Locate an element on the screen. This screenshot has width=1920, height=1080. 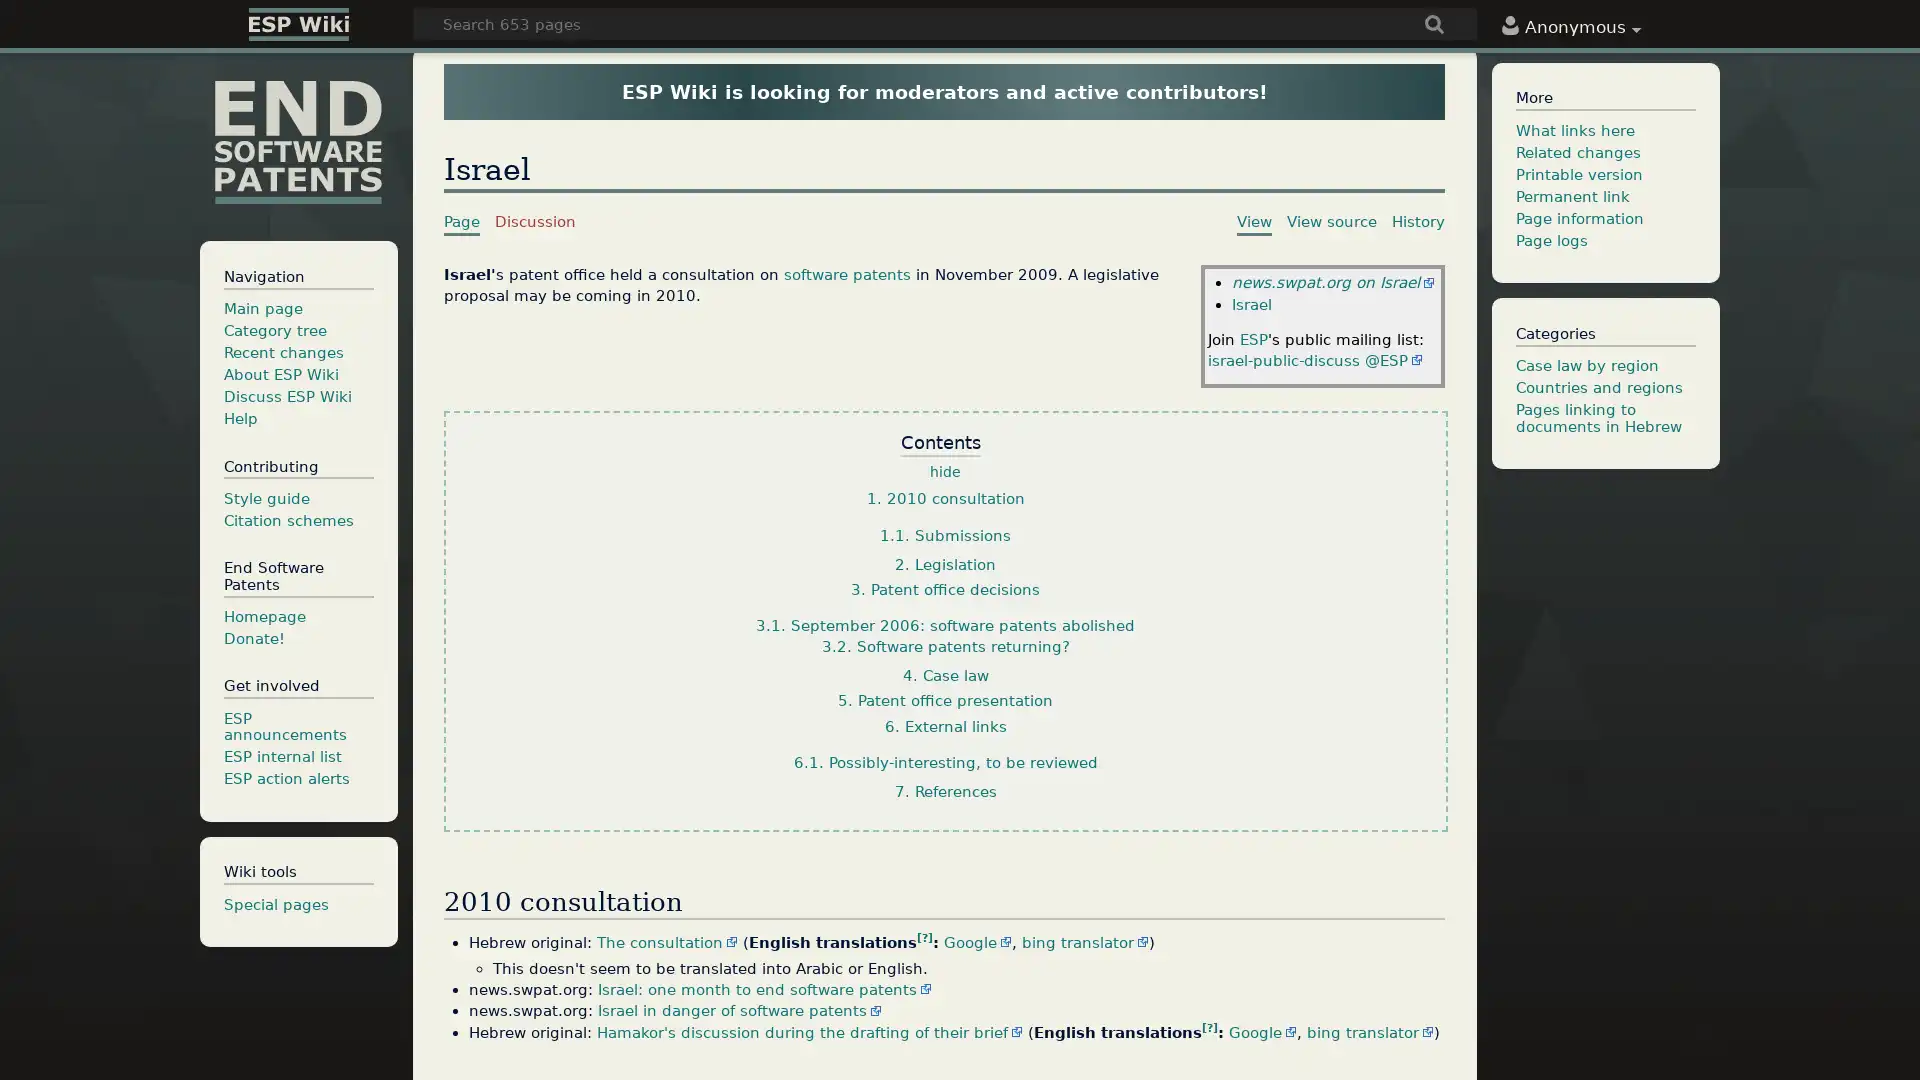
Go is located at coordinates (1434, 26).